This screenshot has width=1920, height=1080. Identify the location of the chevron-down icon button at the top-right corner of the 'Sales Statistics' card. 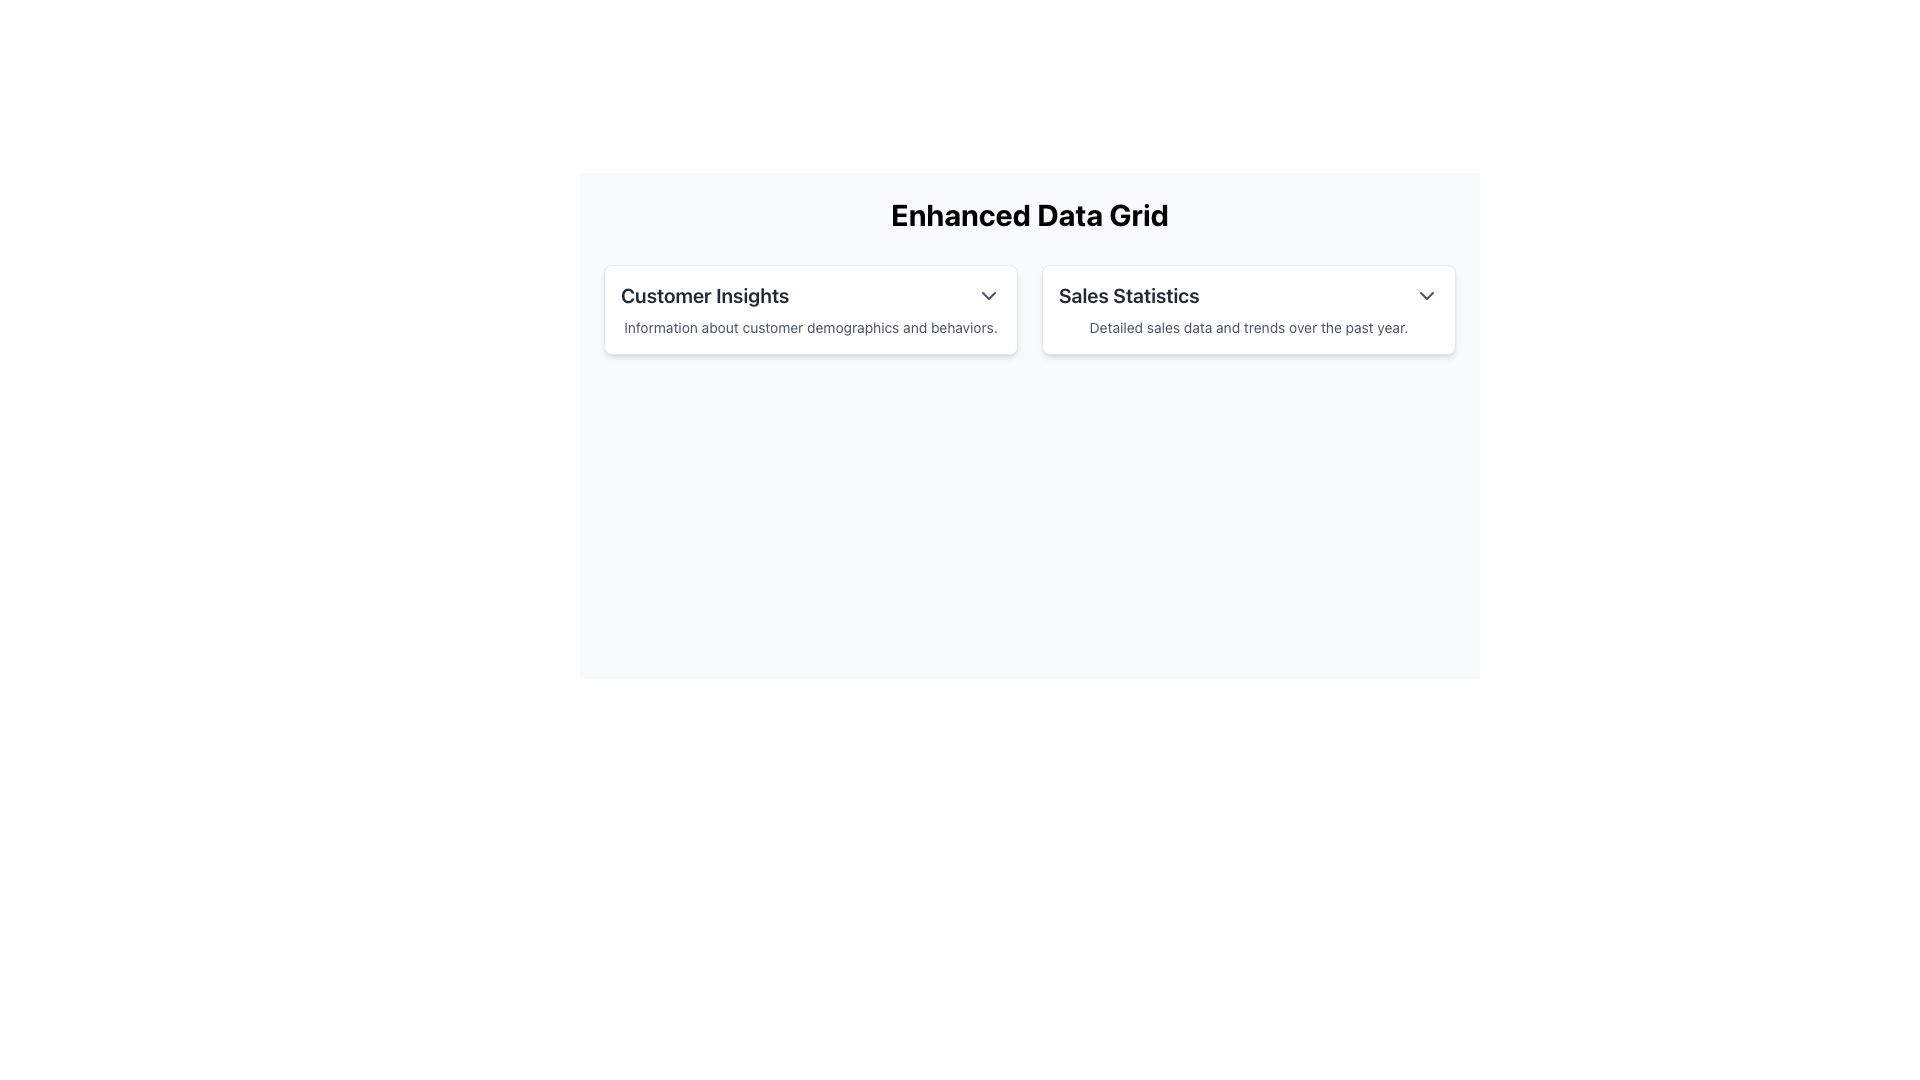
(1425, 296).